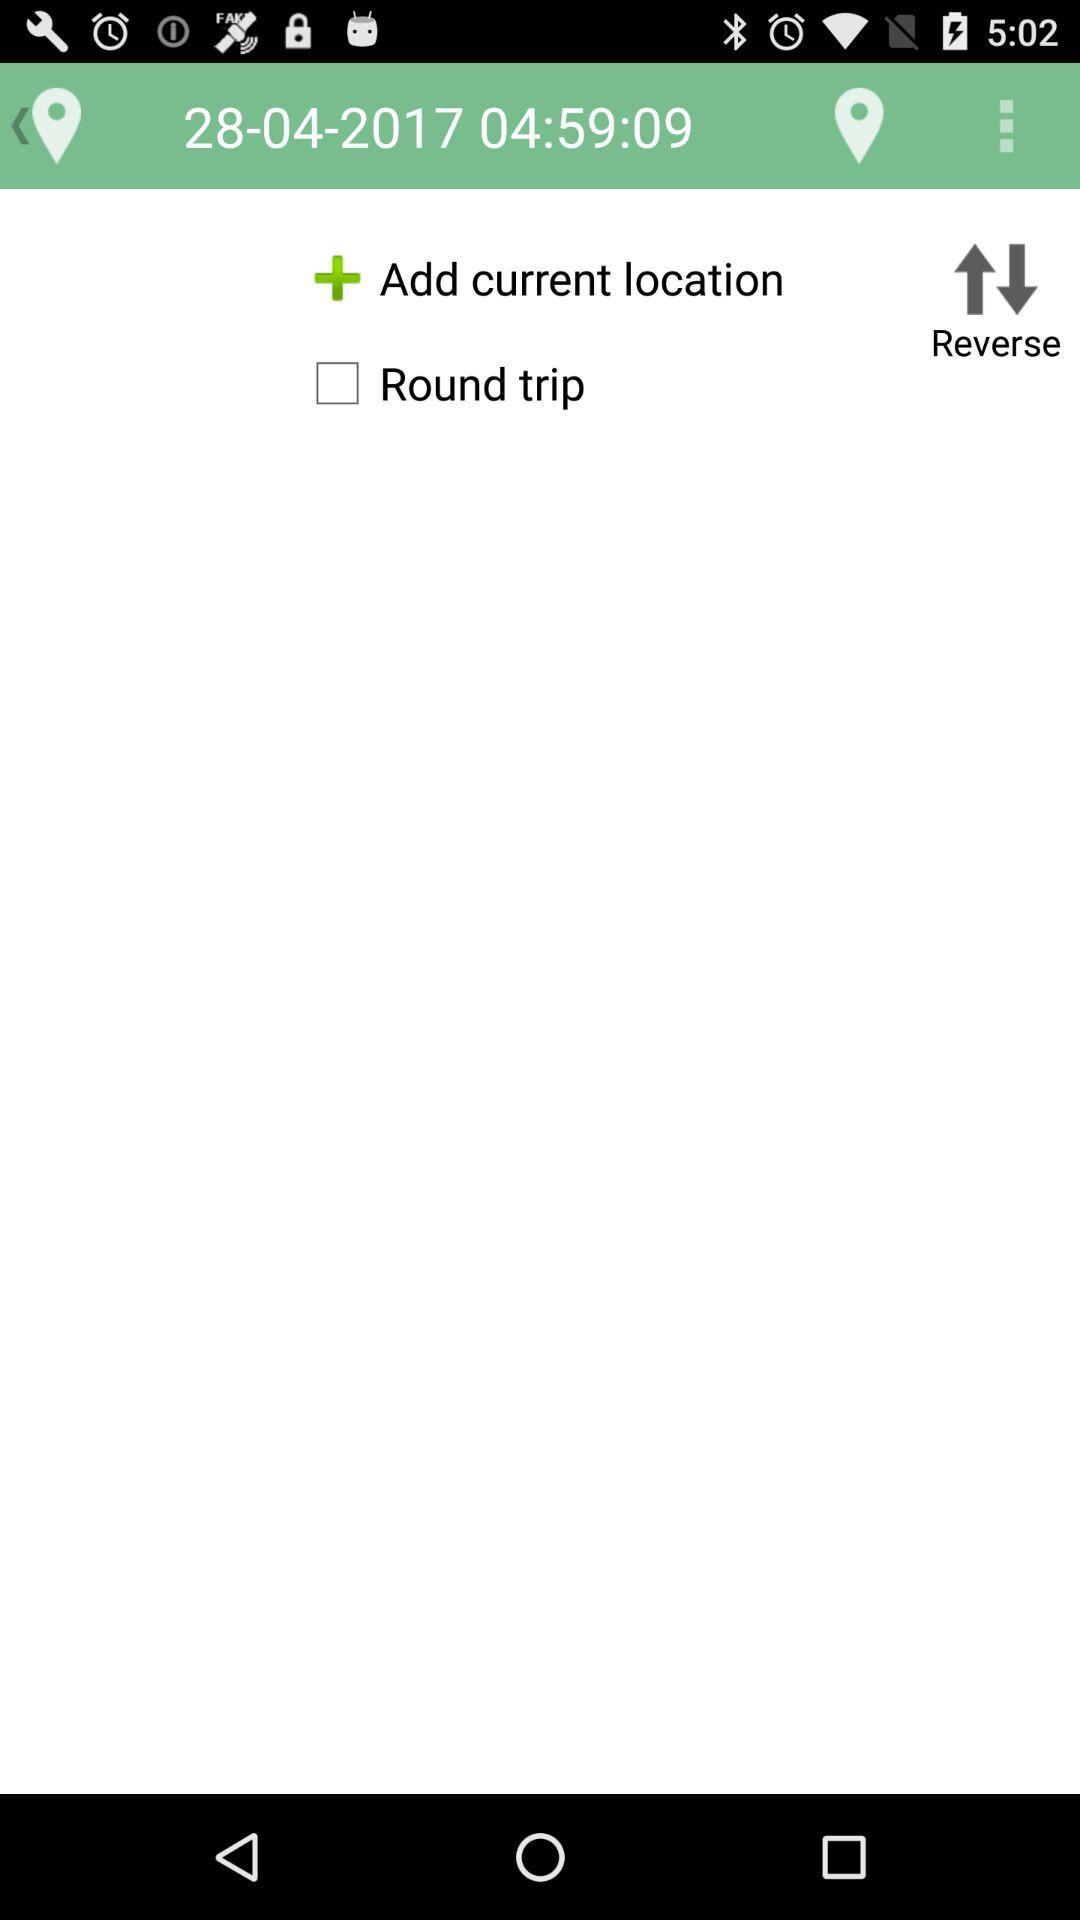  Describe the element at coordinates (995, 305) in the screenshot. I see `button next to add current location` at that location.